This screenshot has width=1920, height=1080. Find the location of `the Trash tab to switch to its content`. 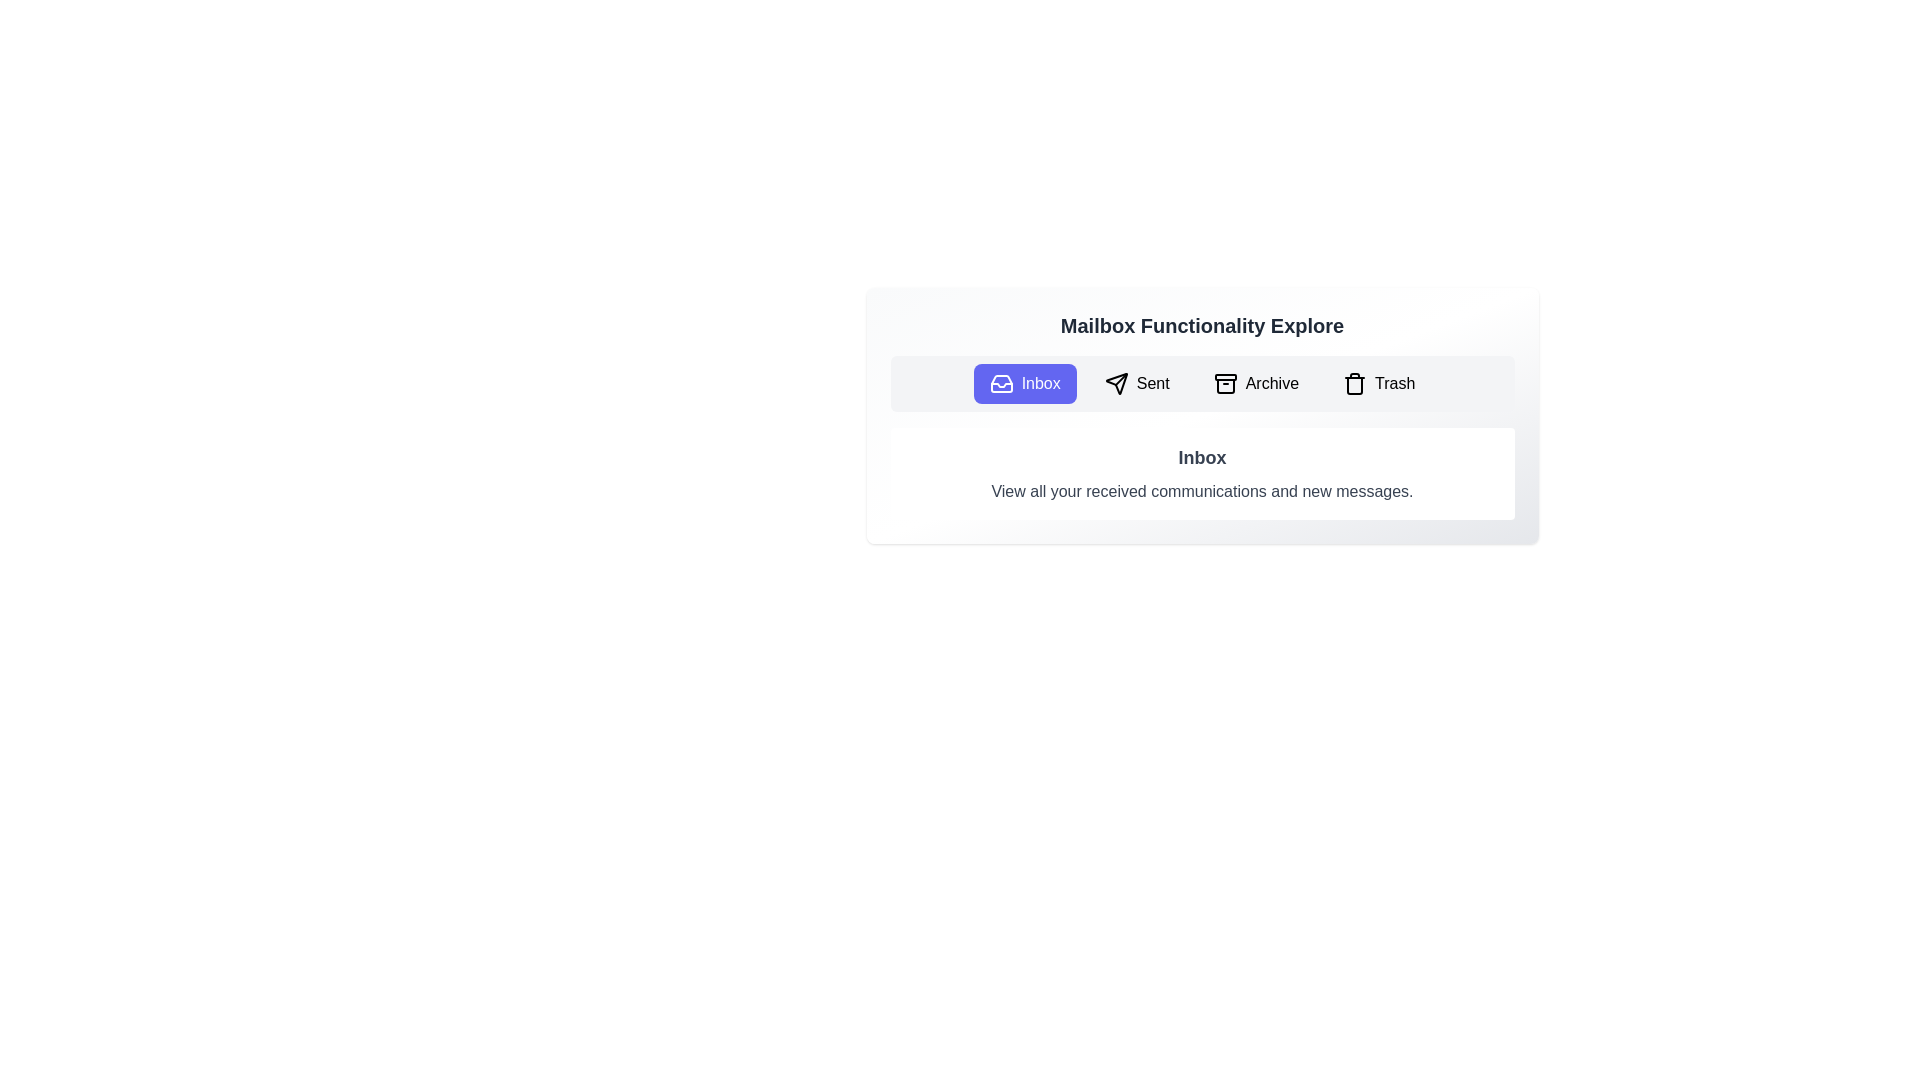

the Trash tab to switch to its content is located at coordinates (1378, 384).